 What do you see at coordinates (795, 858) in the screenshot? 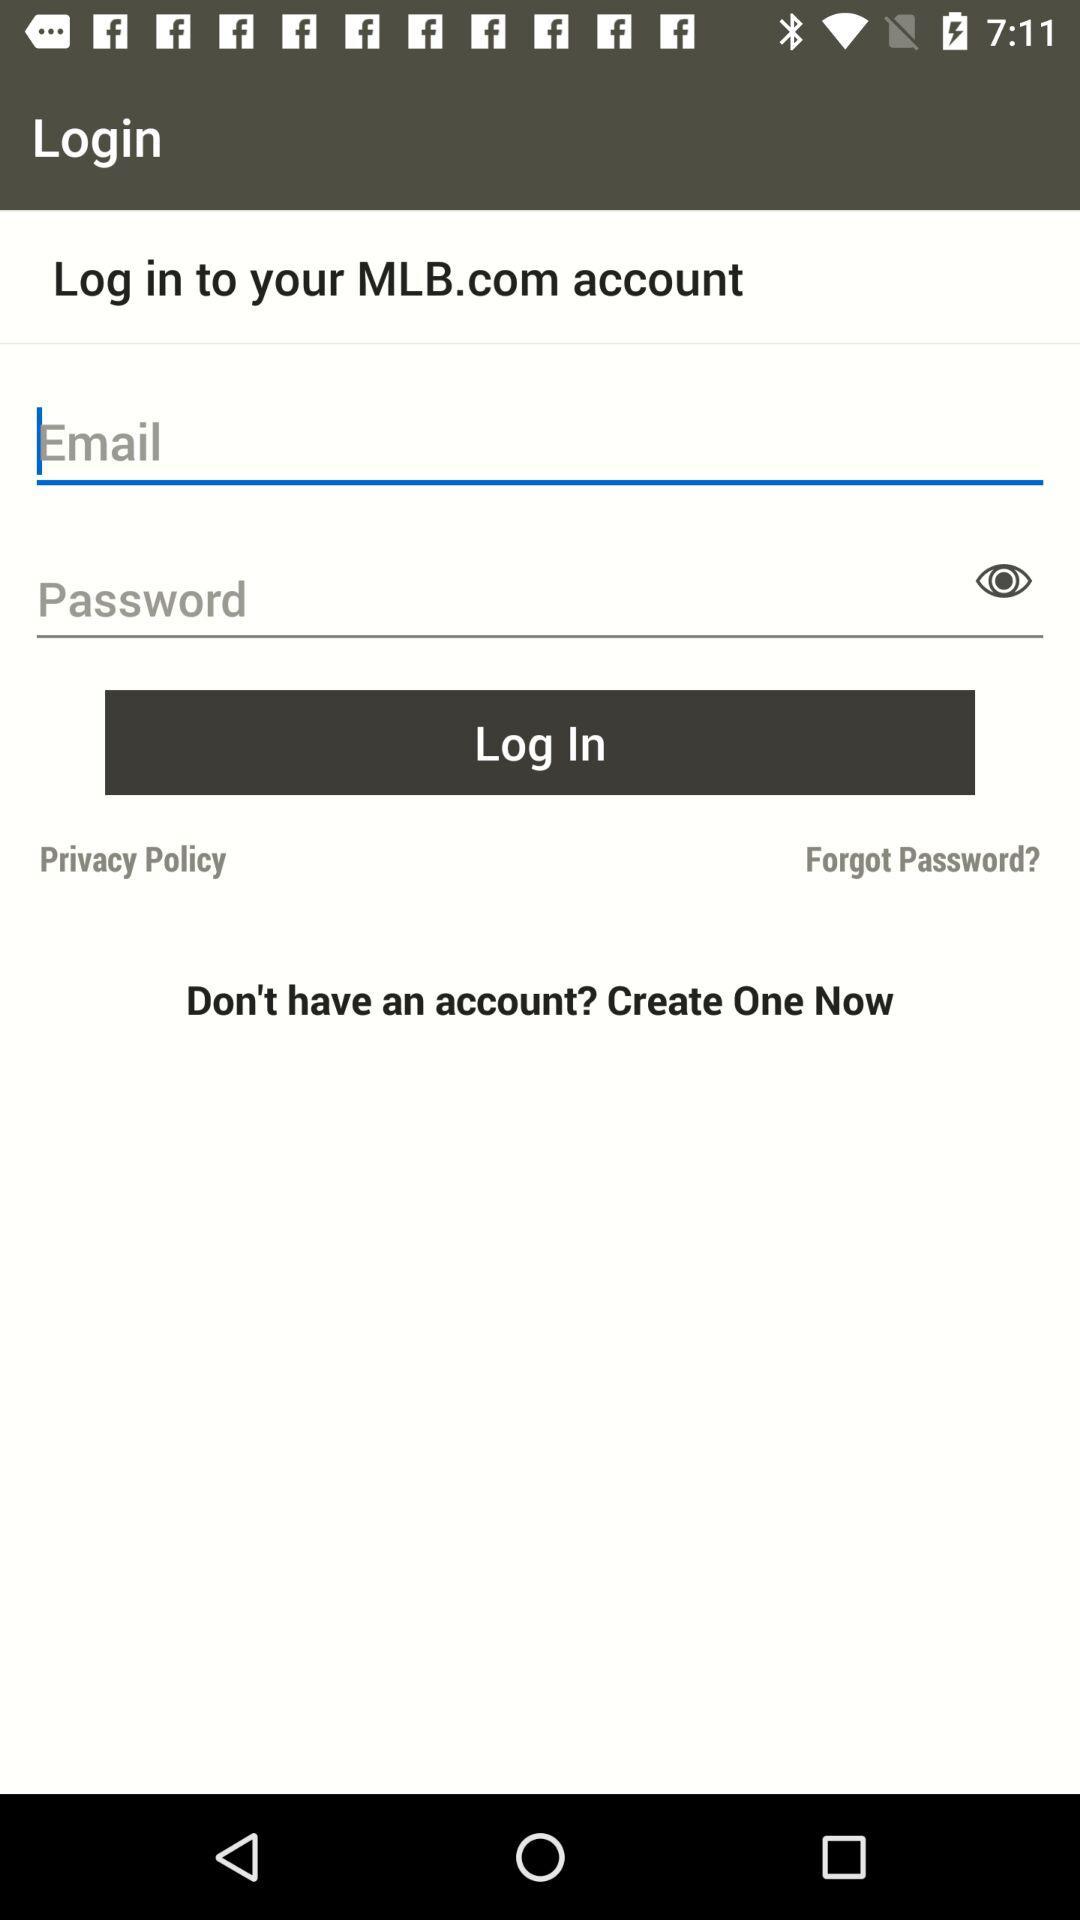
I see `item above don t have` at bounding box center [795, 858].